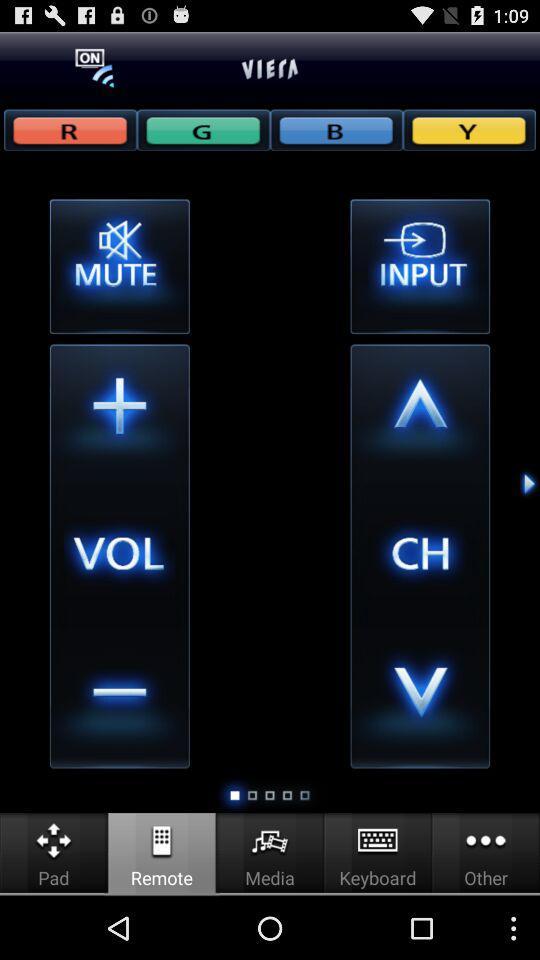 The height and width of the screenshot is (960, 540). I want to click on turn volume down, so click(119, 698).